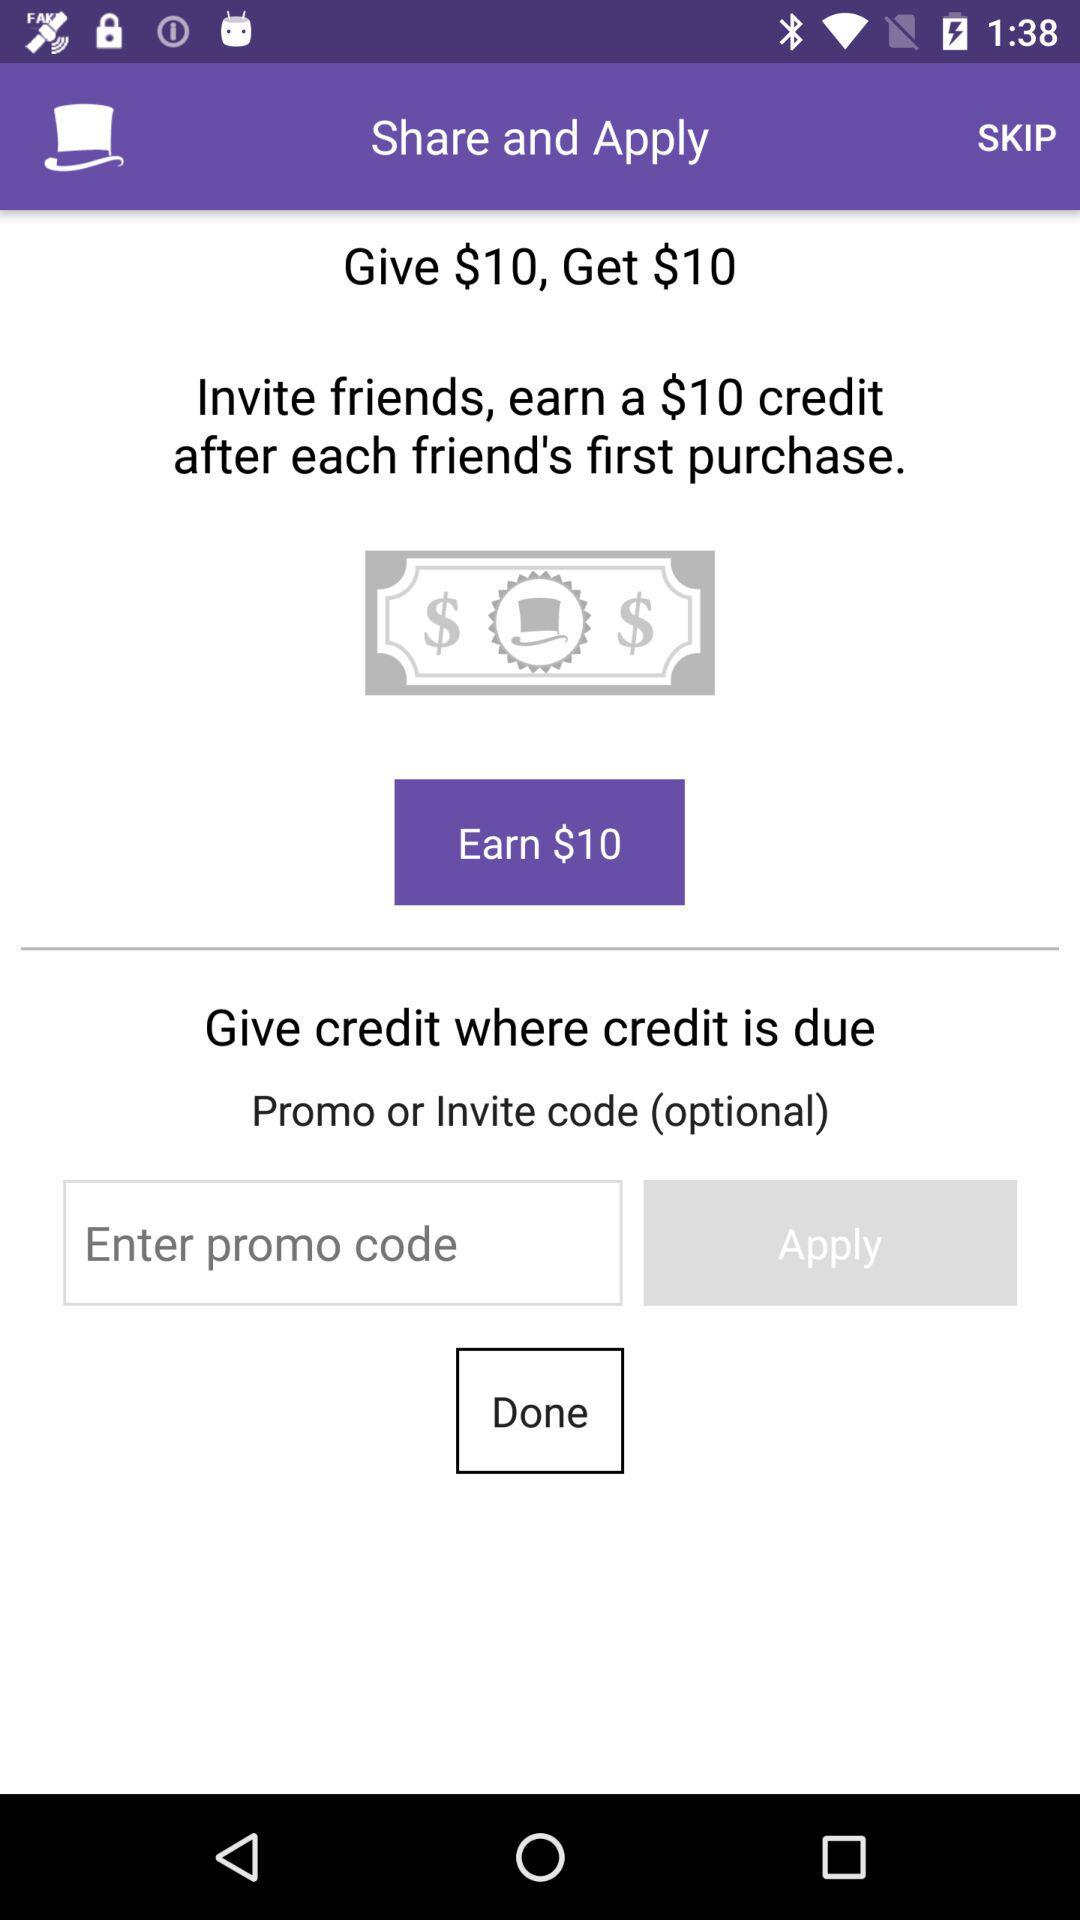  Describe the element at coordinates (540, 1409) in the screenshot. I see `done` at that location.